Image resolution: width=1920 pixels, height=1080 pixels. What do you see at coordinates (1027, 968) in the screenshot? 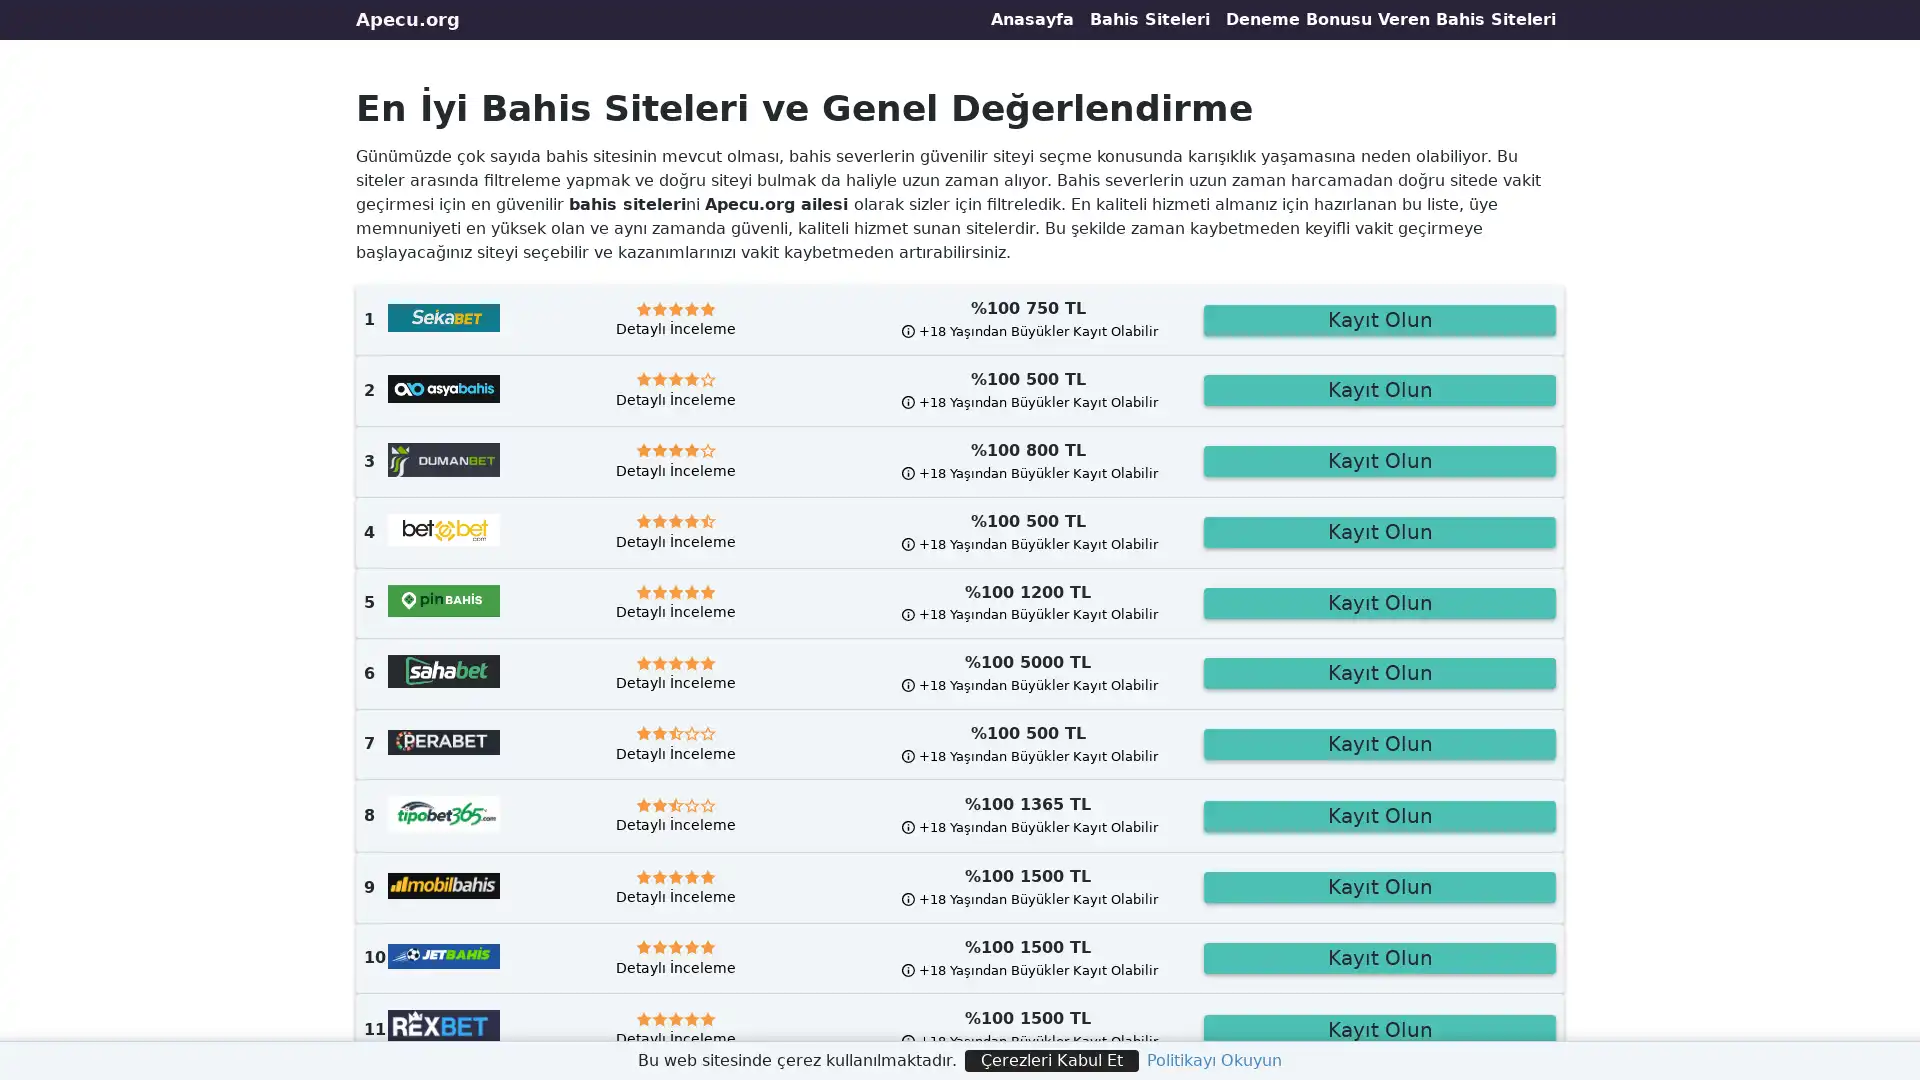
I see `Load terms and conditions` at bounding box center [1027, 968].